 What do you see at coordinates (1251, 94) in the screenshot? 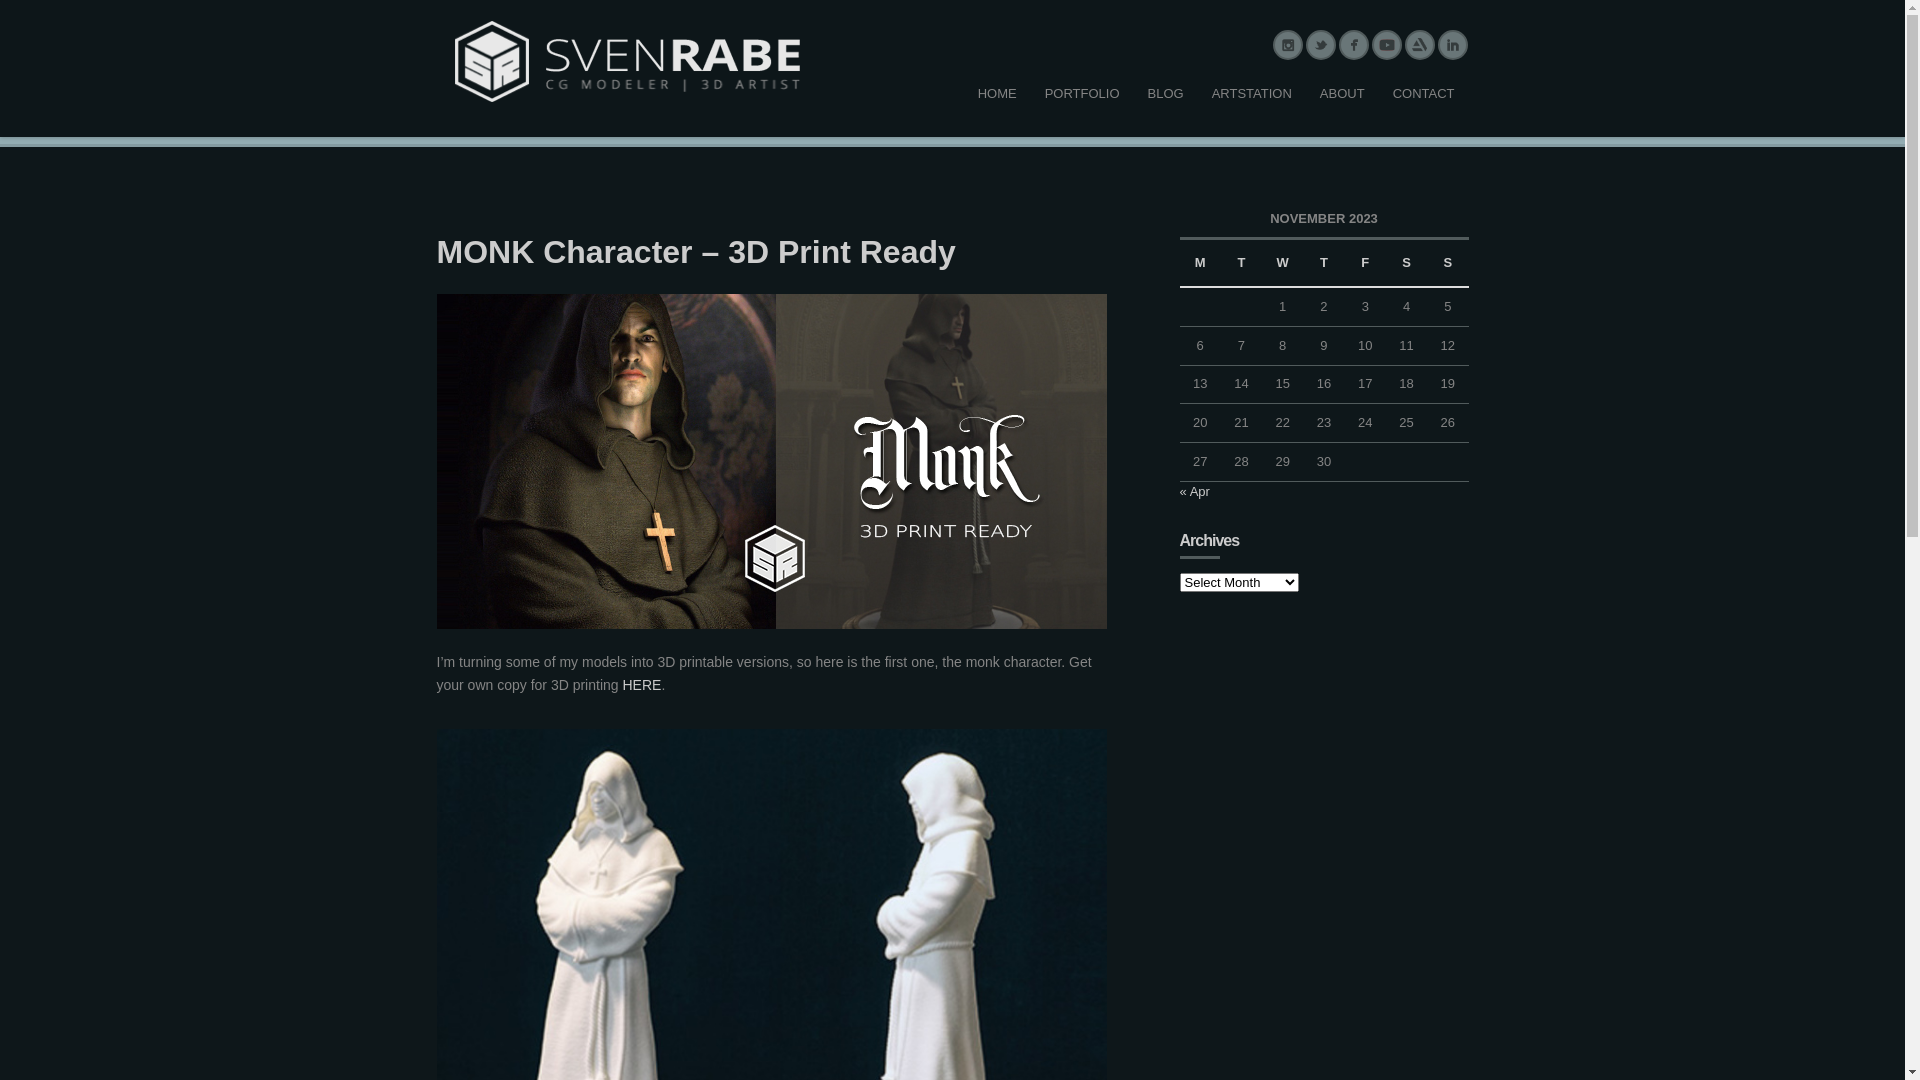
I see `'ARTSTATION'` at bounding box center [1251, 94].